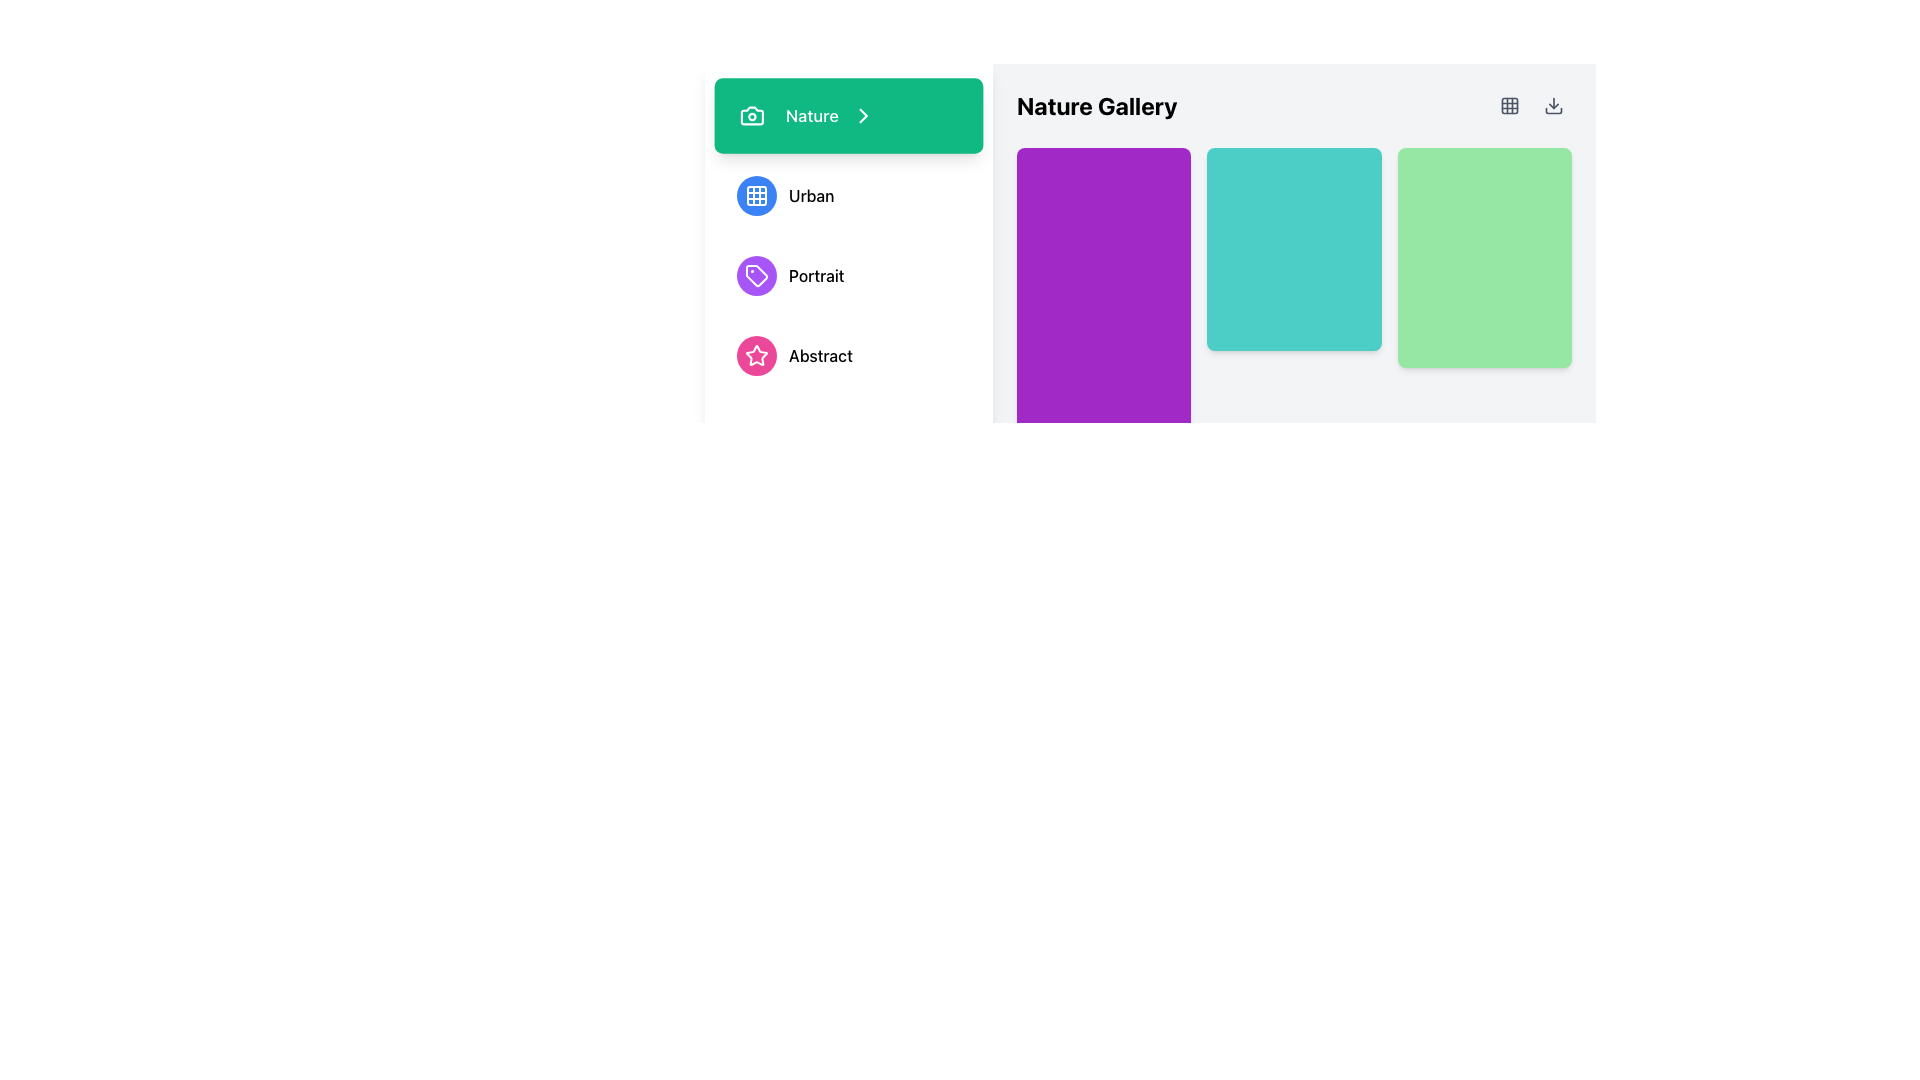 This screenshot has width=1920, height=1080. Describe the element at coordinates (1553, 105) in the screenshot. I see `the gray outline download icon button located at the top-right corner of the gallery content area to initiate the download` at that location.